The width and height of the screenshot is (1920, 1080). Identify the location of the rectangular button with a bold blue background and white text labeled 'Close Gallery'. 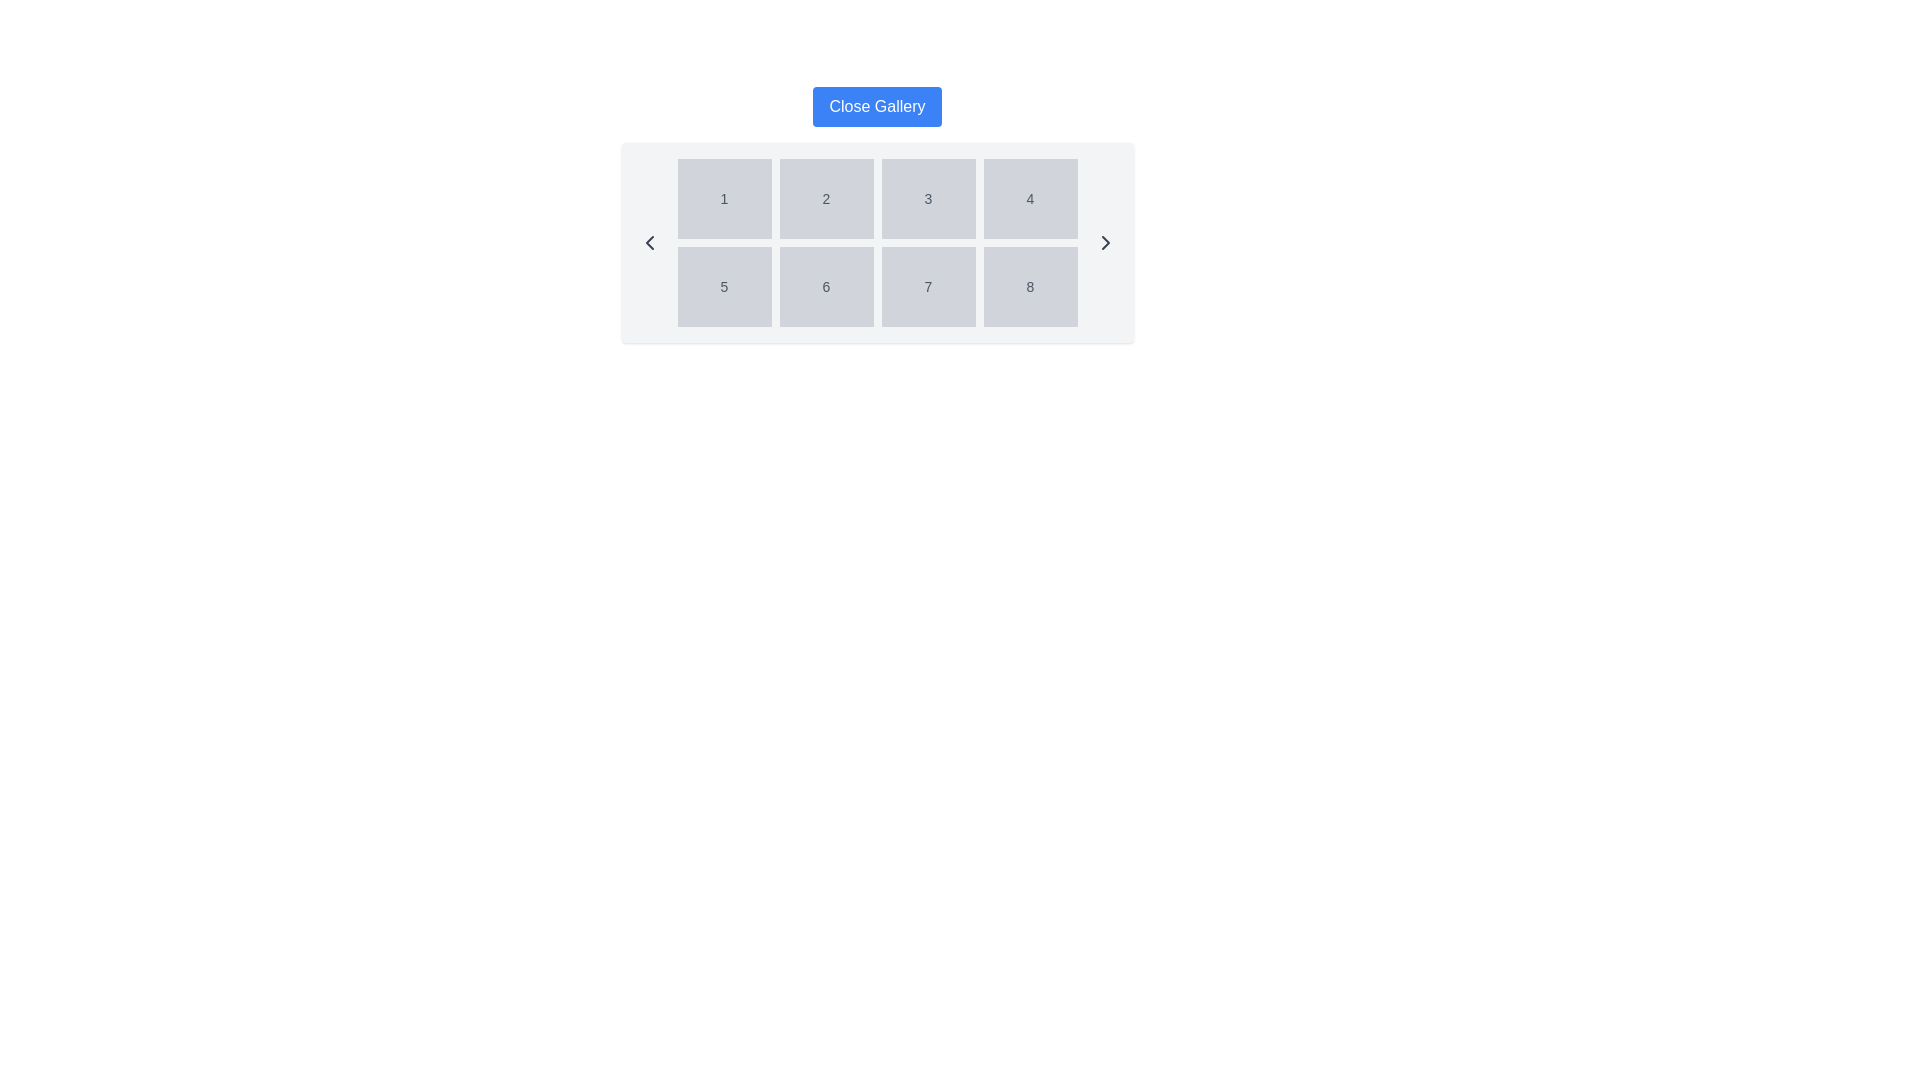
(877, 107).